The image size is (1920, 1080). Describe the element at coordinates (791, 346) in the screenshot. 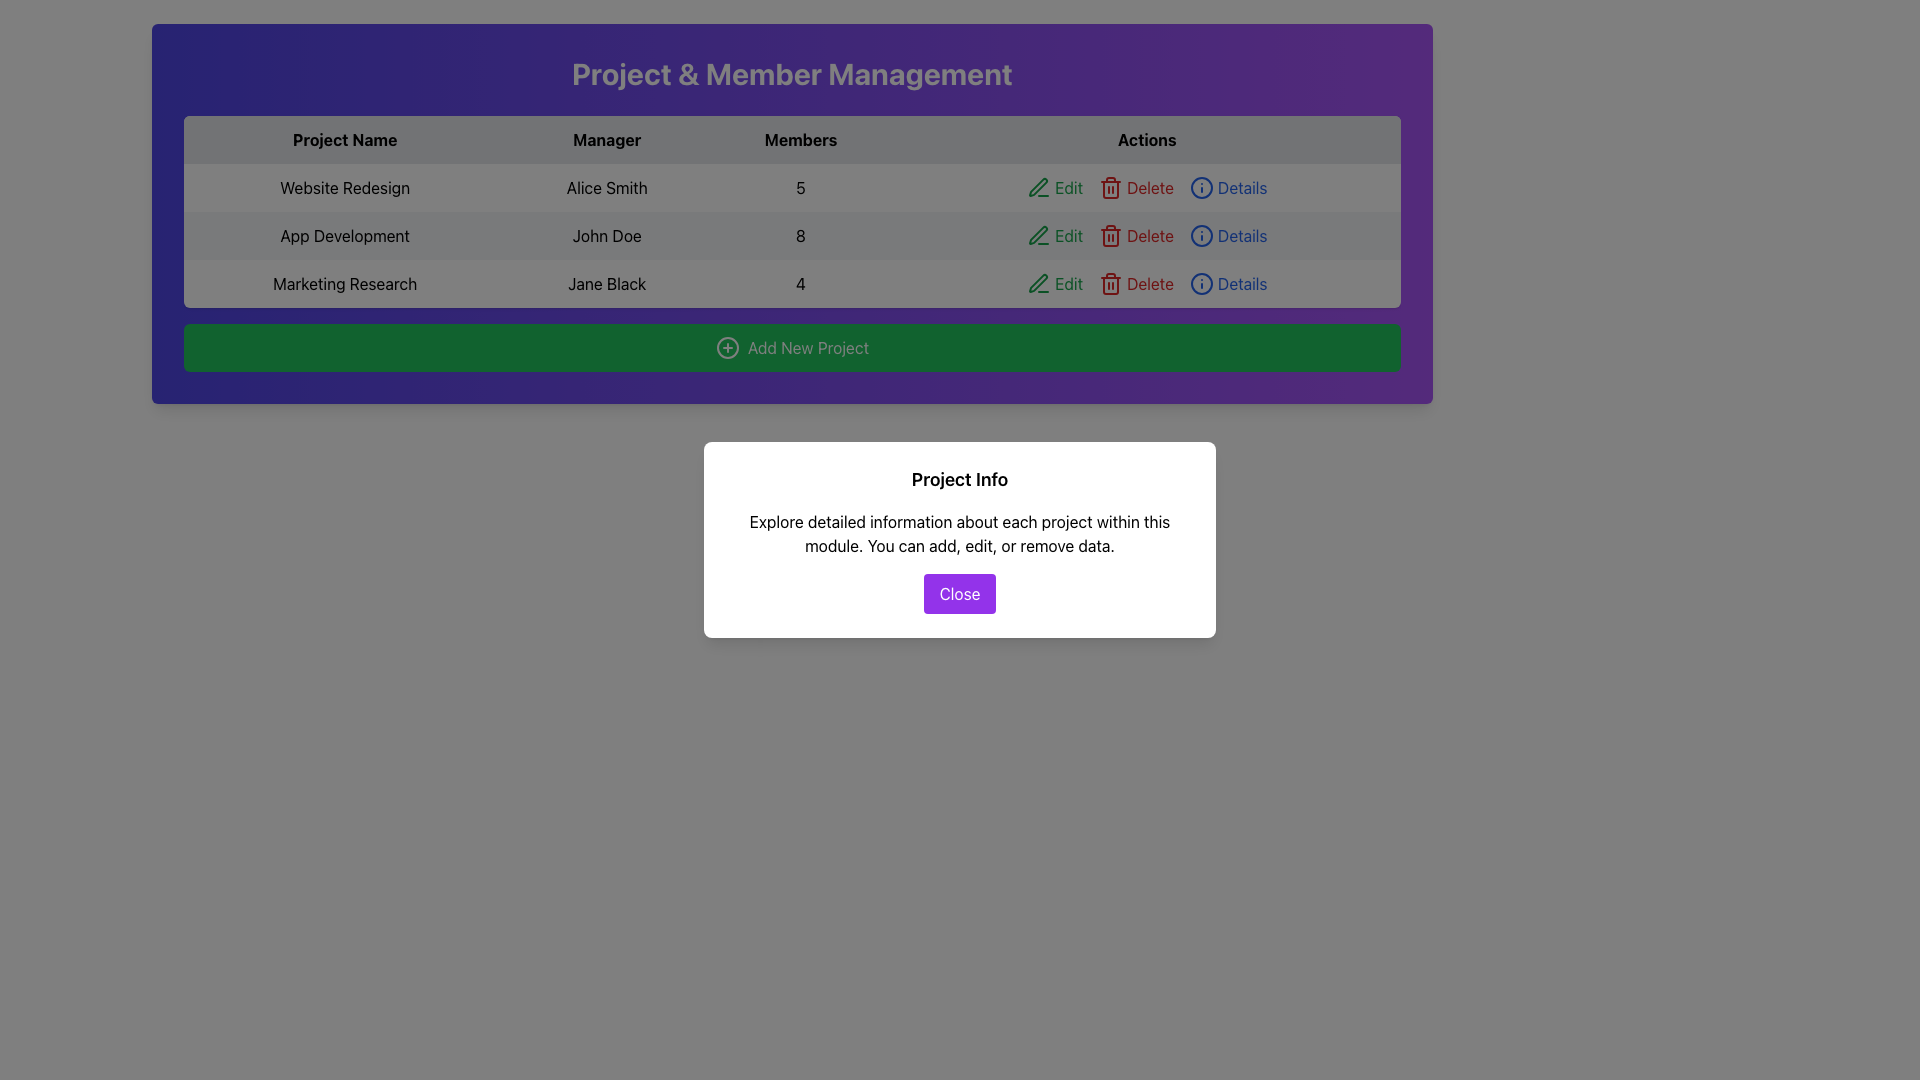

I see `the prominent green button labeled 'Add New Project' to observe its visual feedback` at that location.